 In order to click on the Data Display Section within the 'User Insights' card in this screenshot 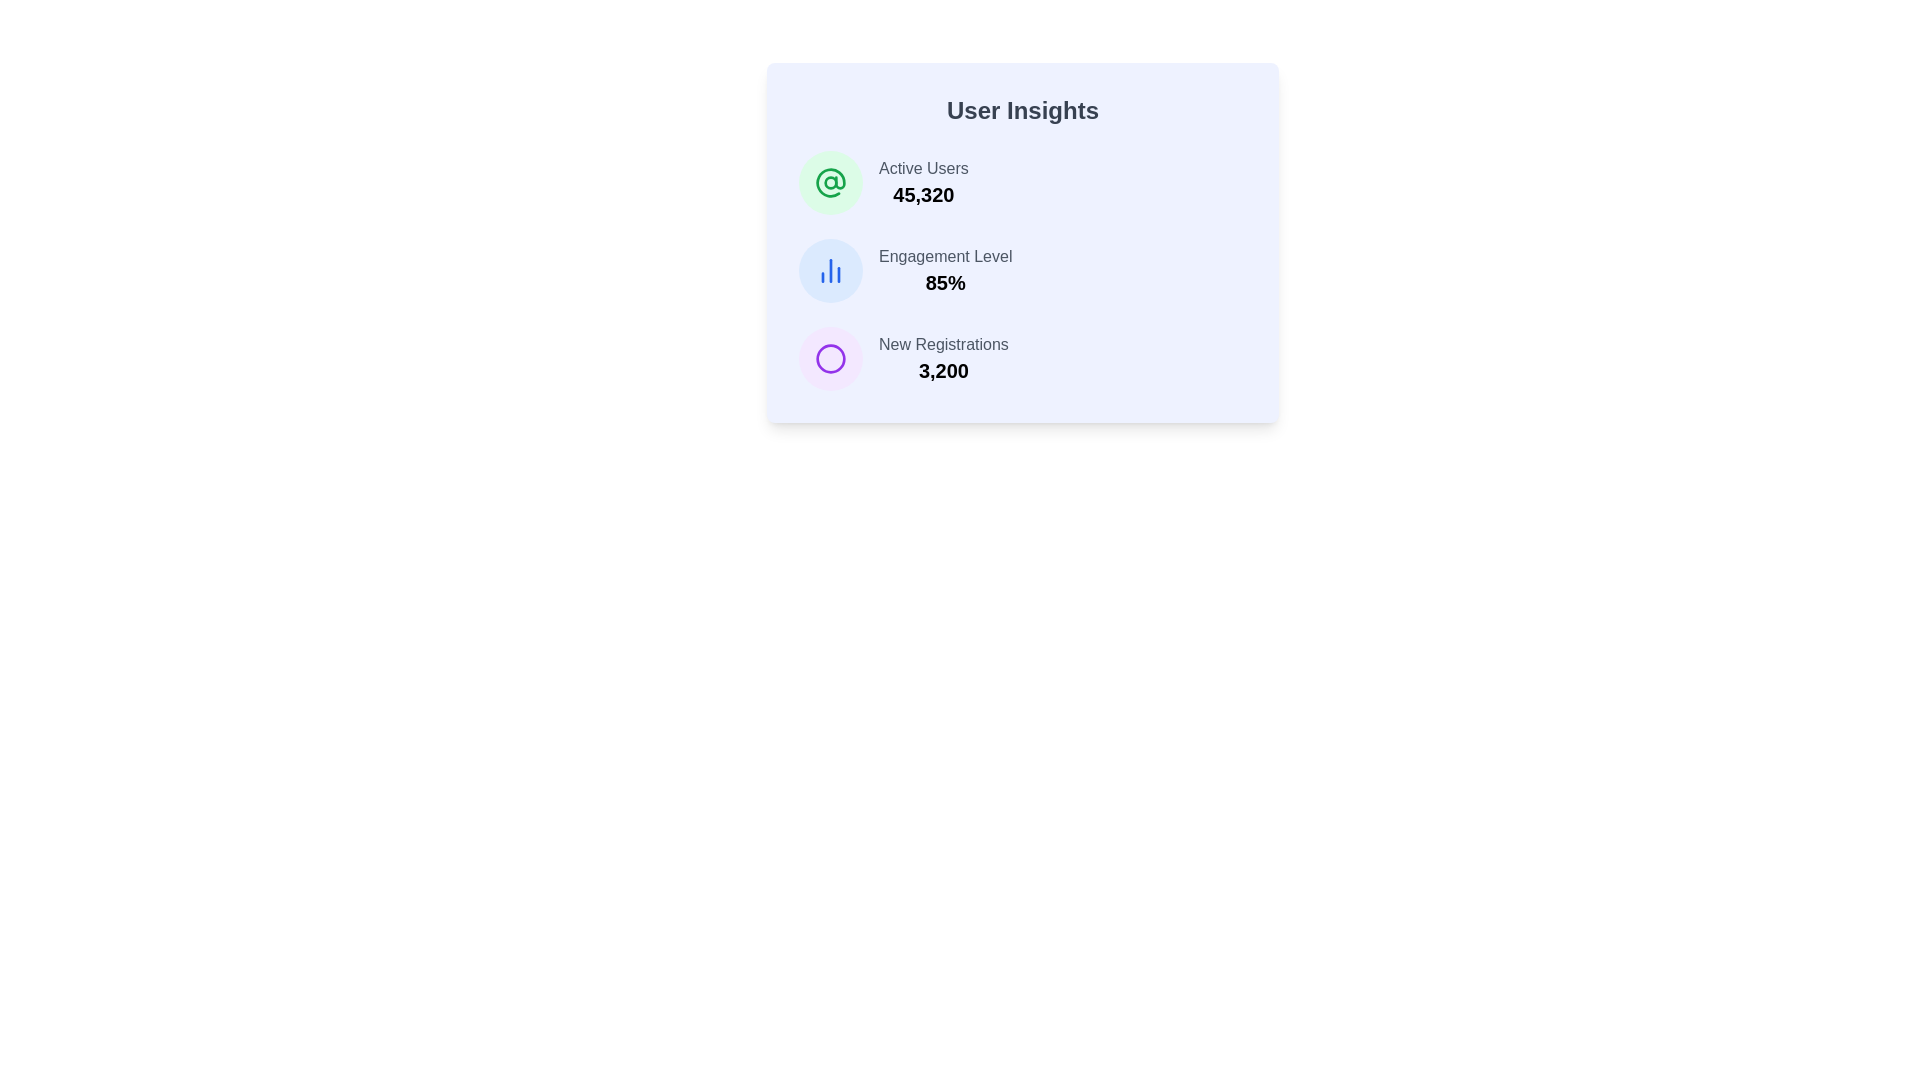, I will do `click(1022, 270)`.